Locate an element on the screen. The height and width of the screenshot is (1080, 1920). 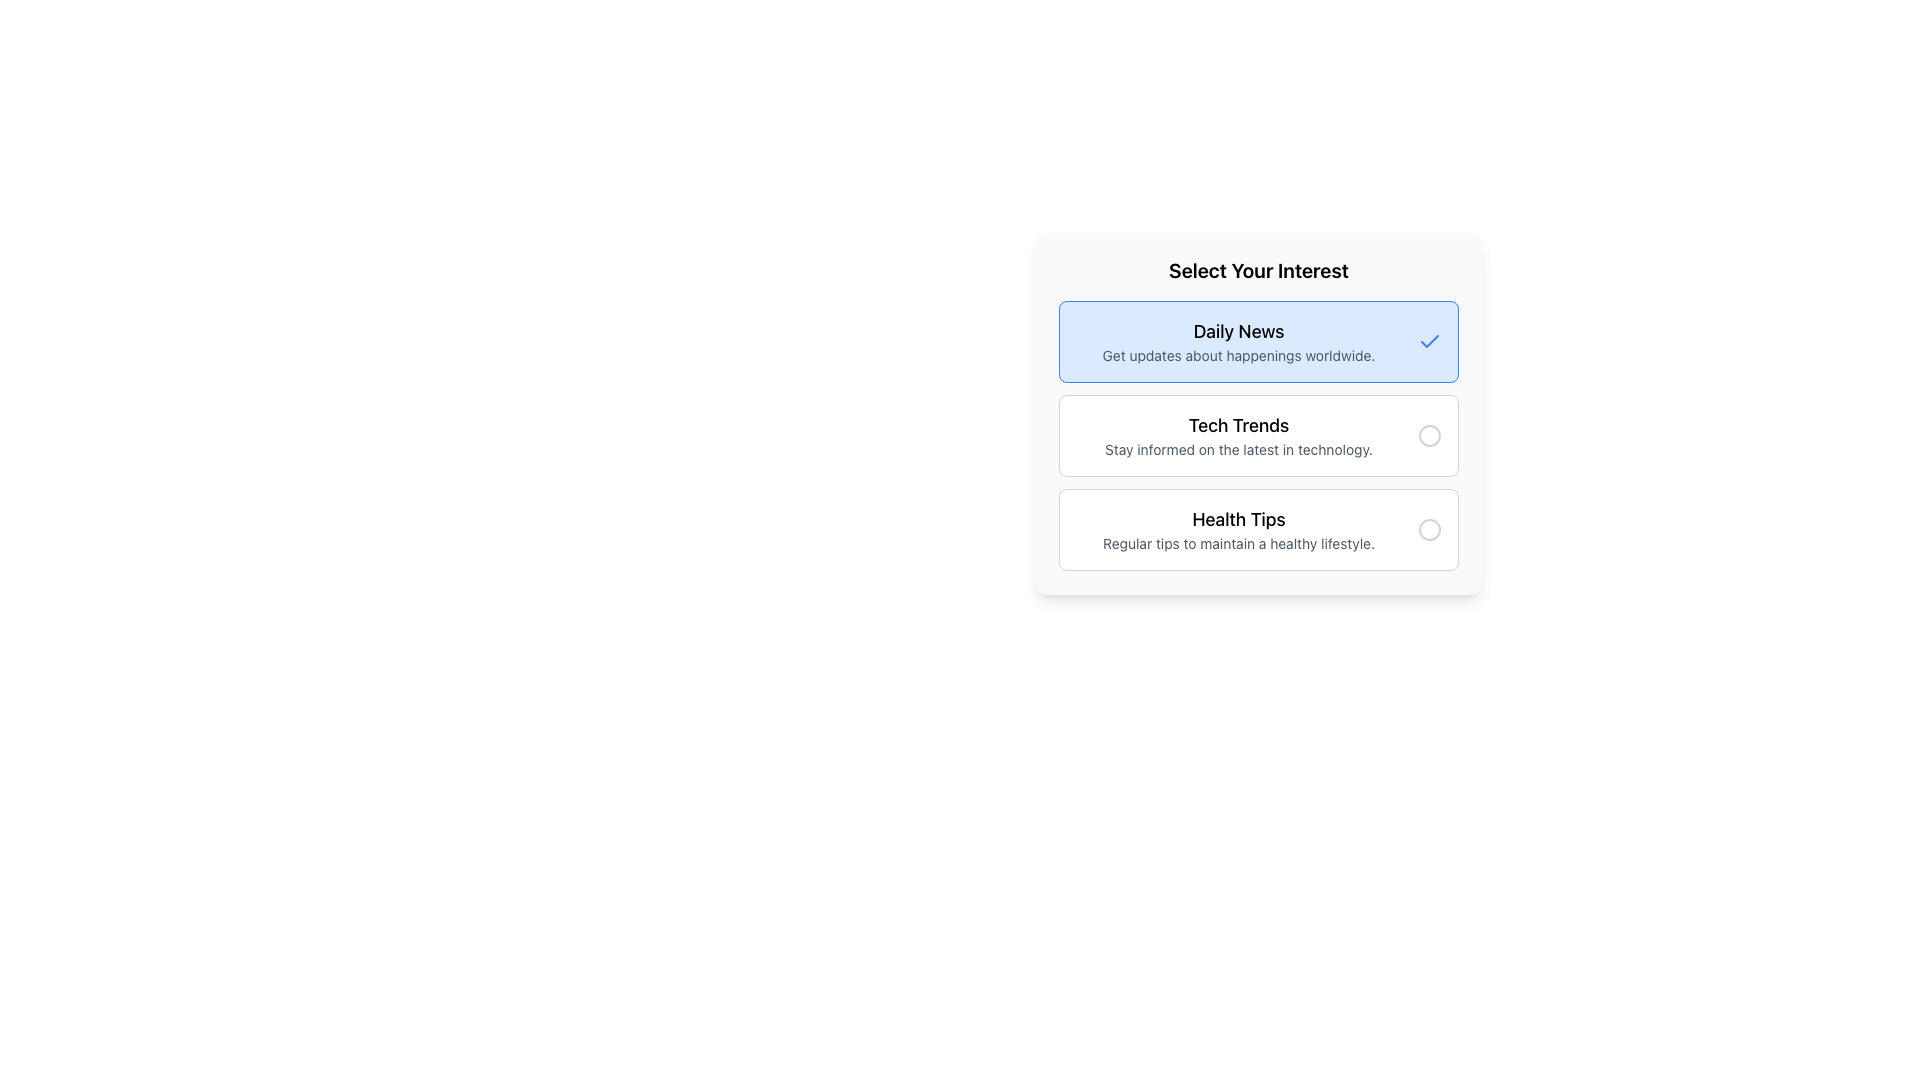
the 'Tech Trends' text block, which features a bold title and a smaller subtitle, located between 'Daily News' and 'Health Tips' is located at coordinates (1237, 434).